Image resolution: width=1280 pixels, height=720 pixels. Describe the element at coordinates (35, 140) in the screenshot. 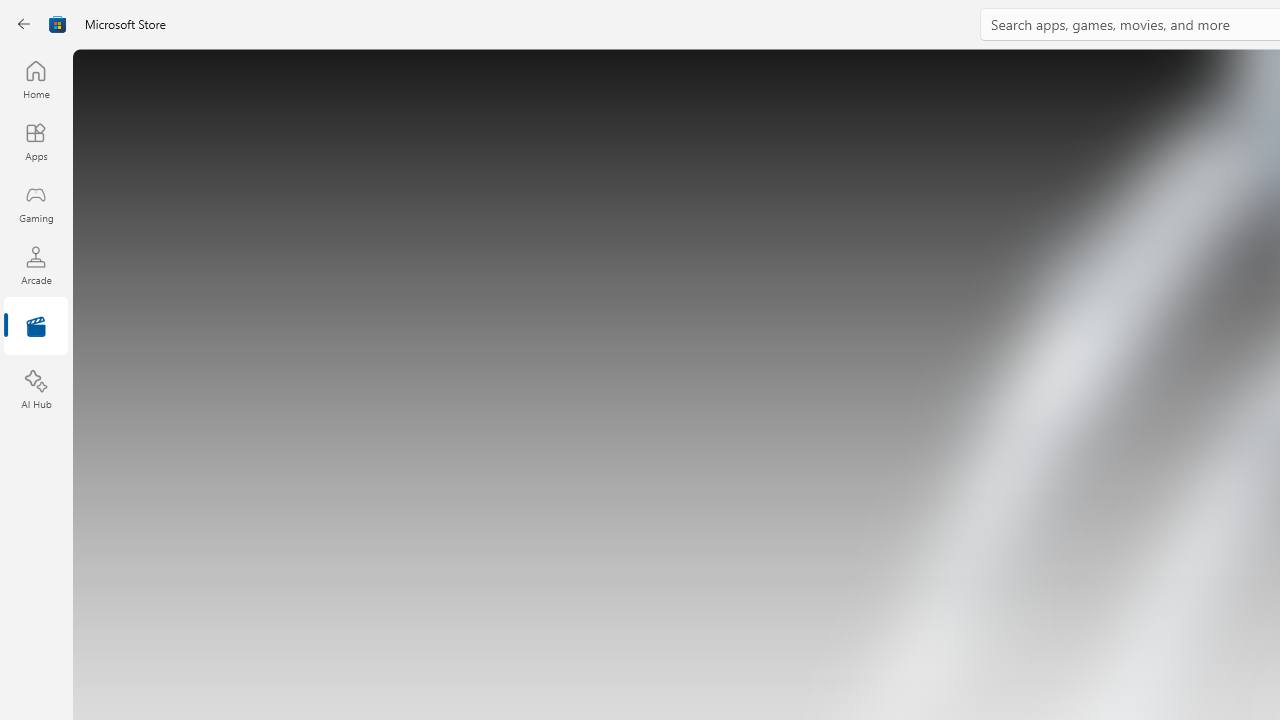

I see `'Apps'` at that location.